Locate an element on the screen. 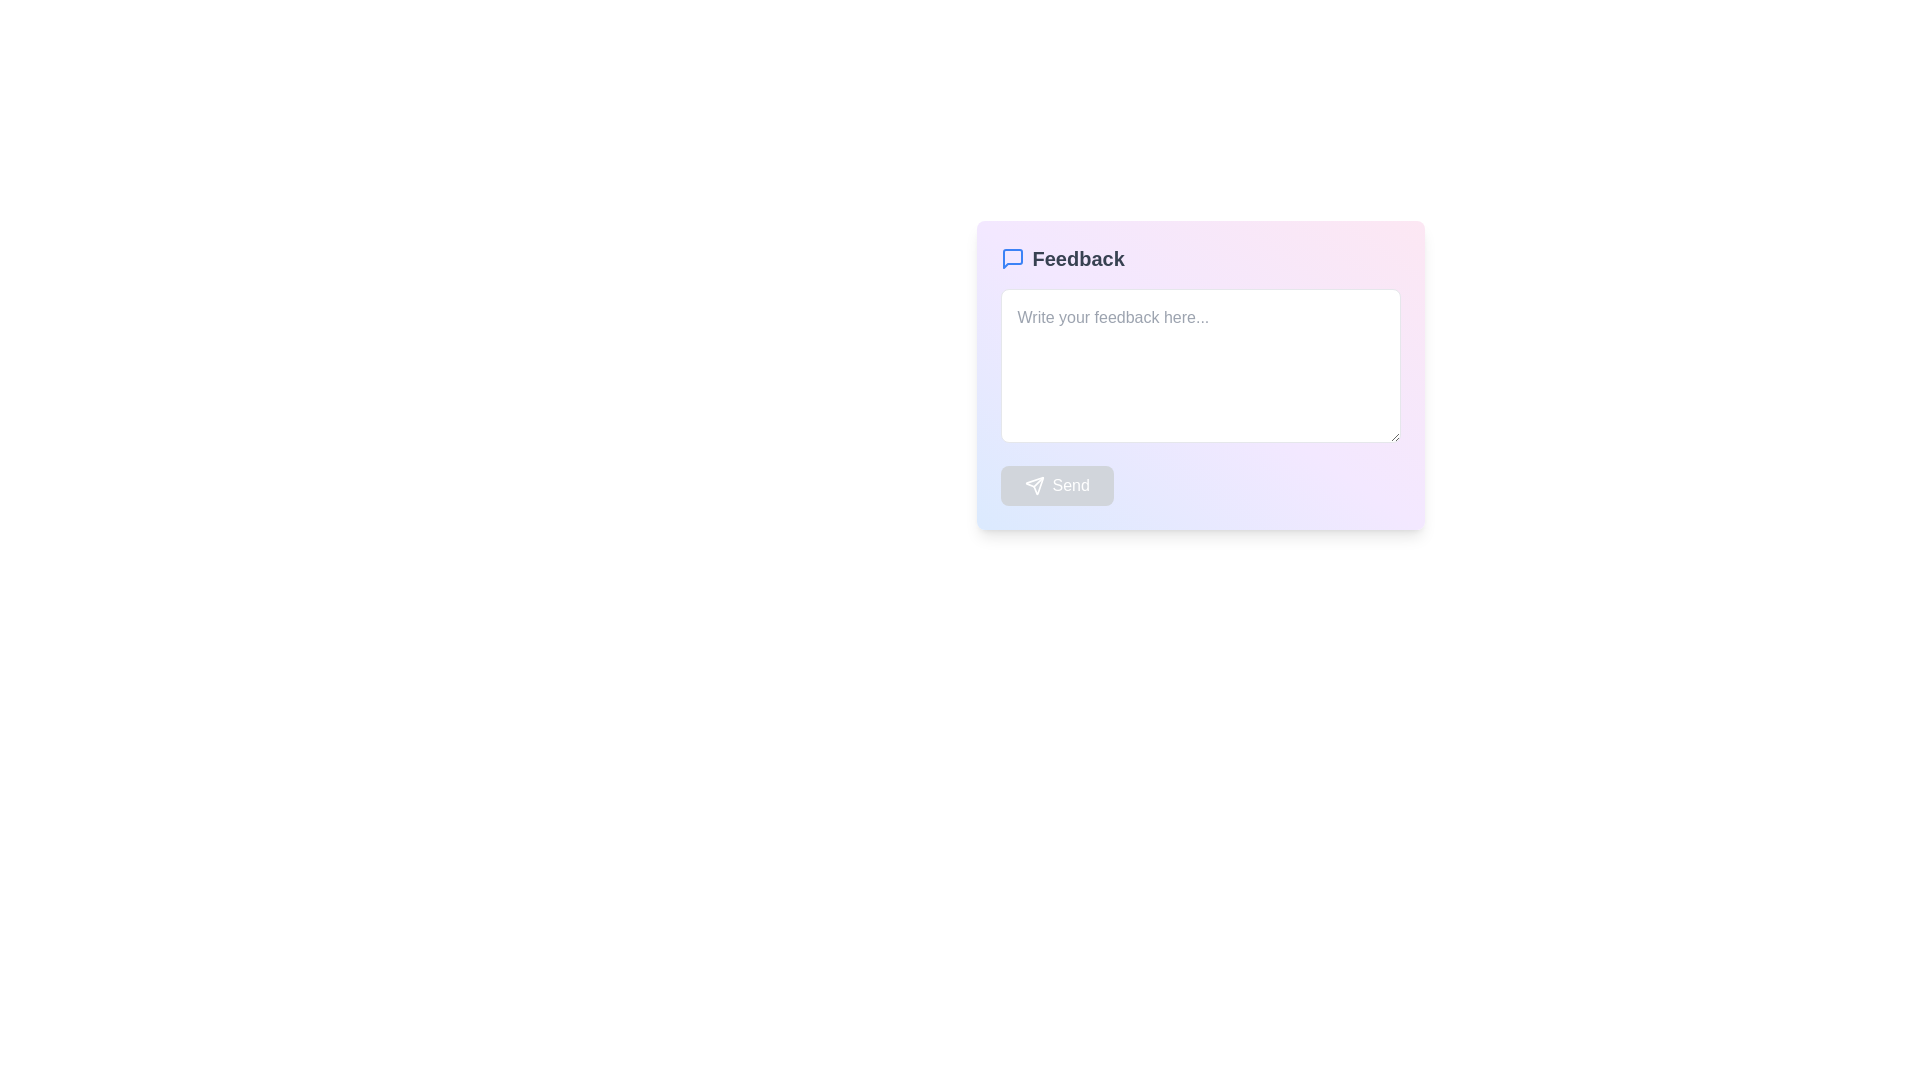 Image resolution: width=1920 pixels, height=1080 pixels. the context of the rectangular icon with a speech bubble in a bold blue outline, located to the left of the 'Feedback' label is located at coordinates (1012, 257).